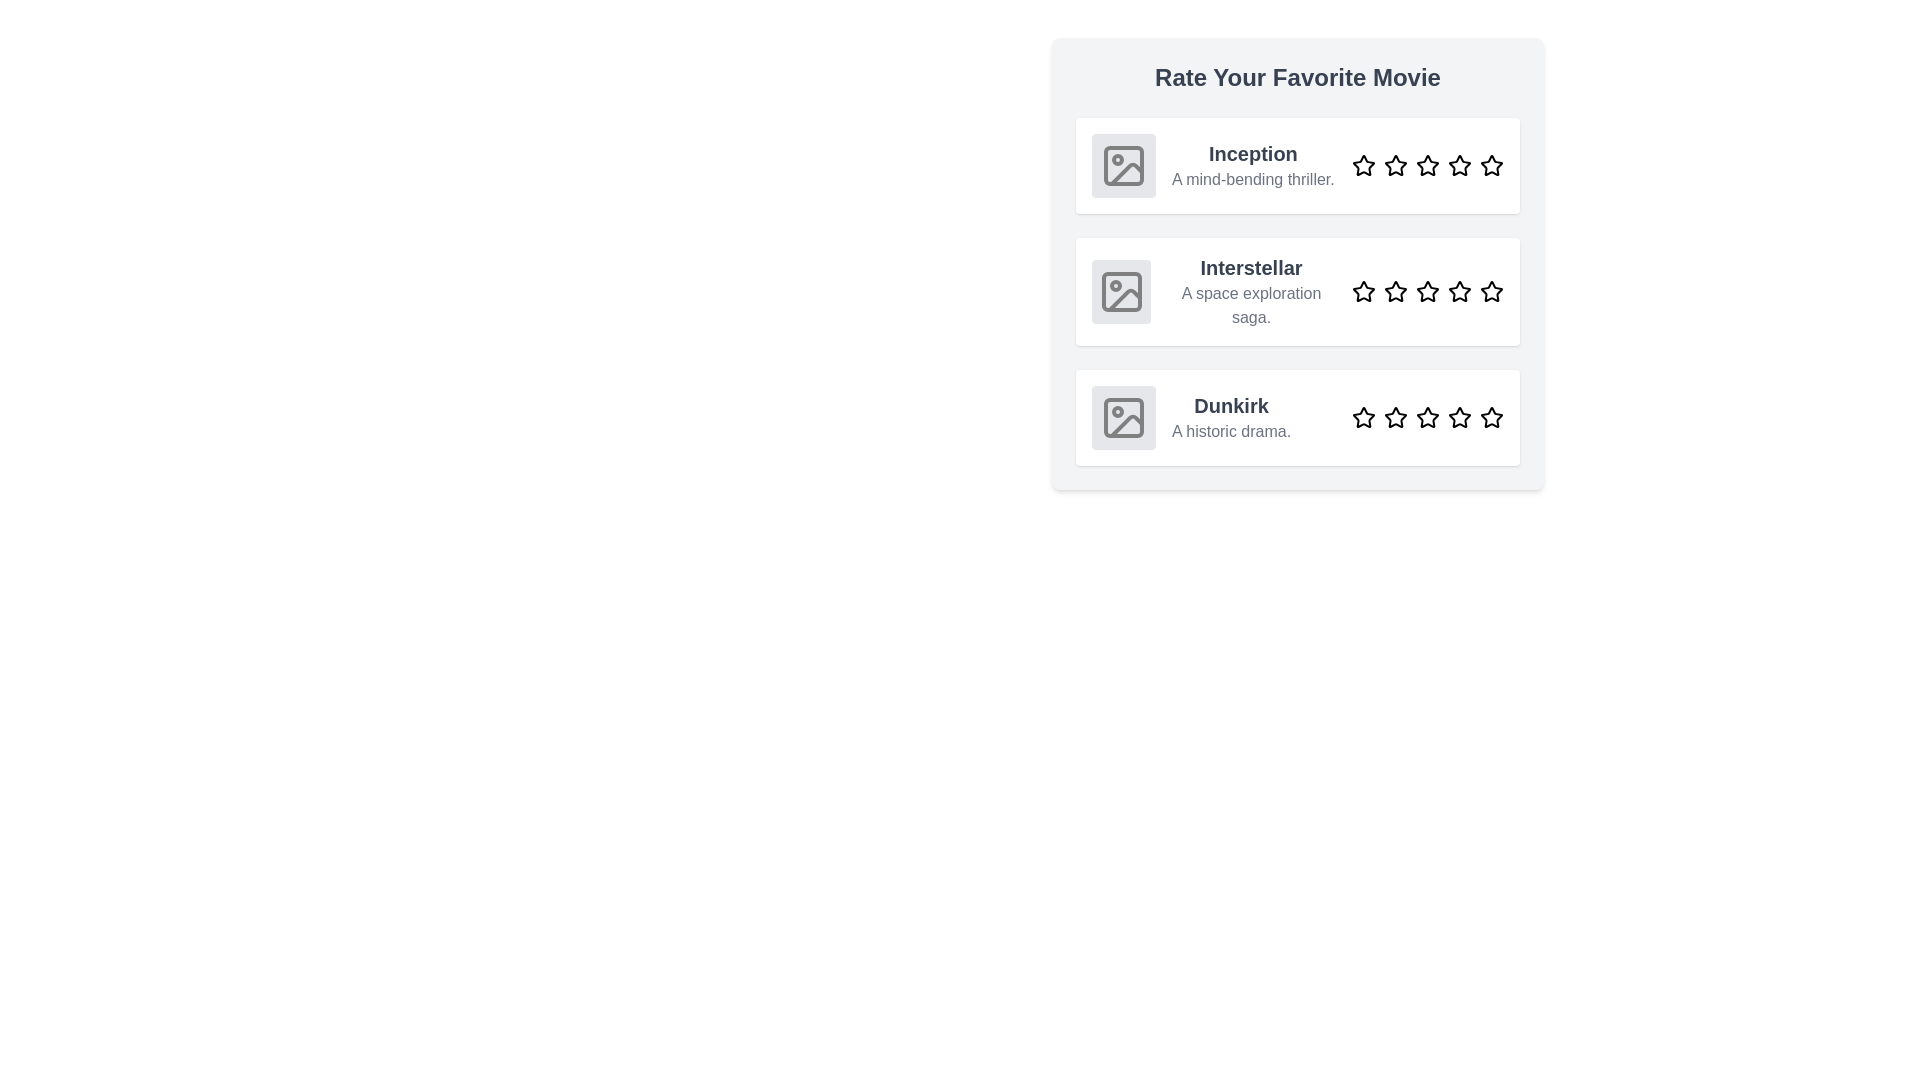 The height and width of the screenshot is (1080, 1920). I want to click on the first rating star icon with a black outline to rate the movie 'Inception', so click(1362, 164).